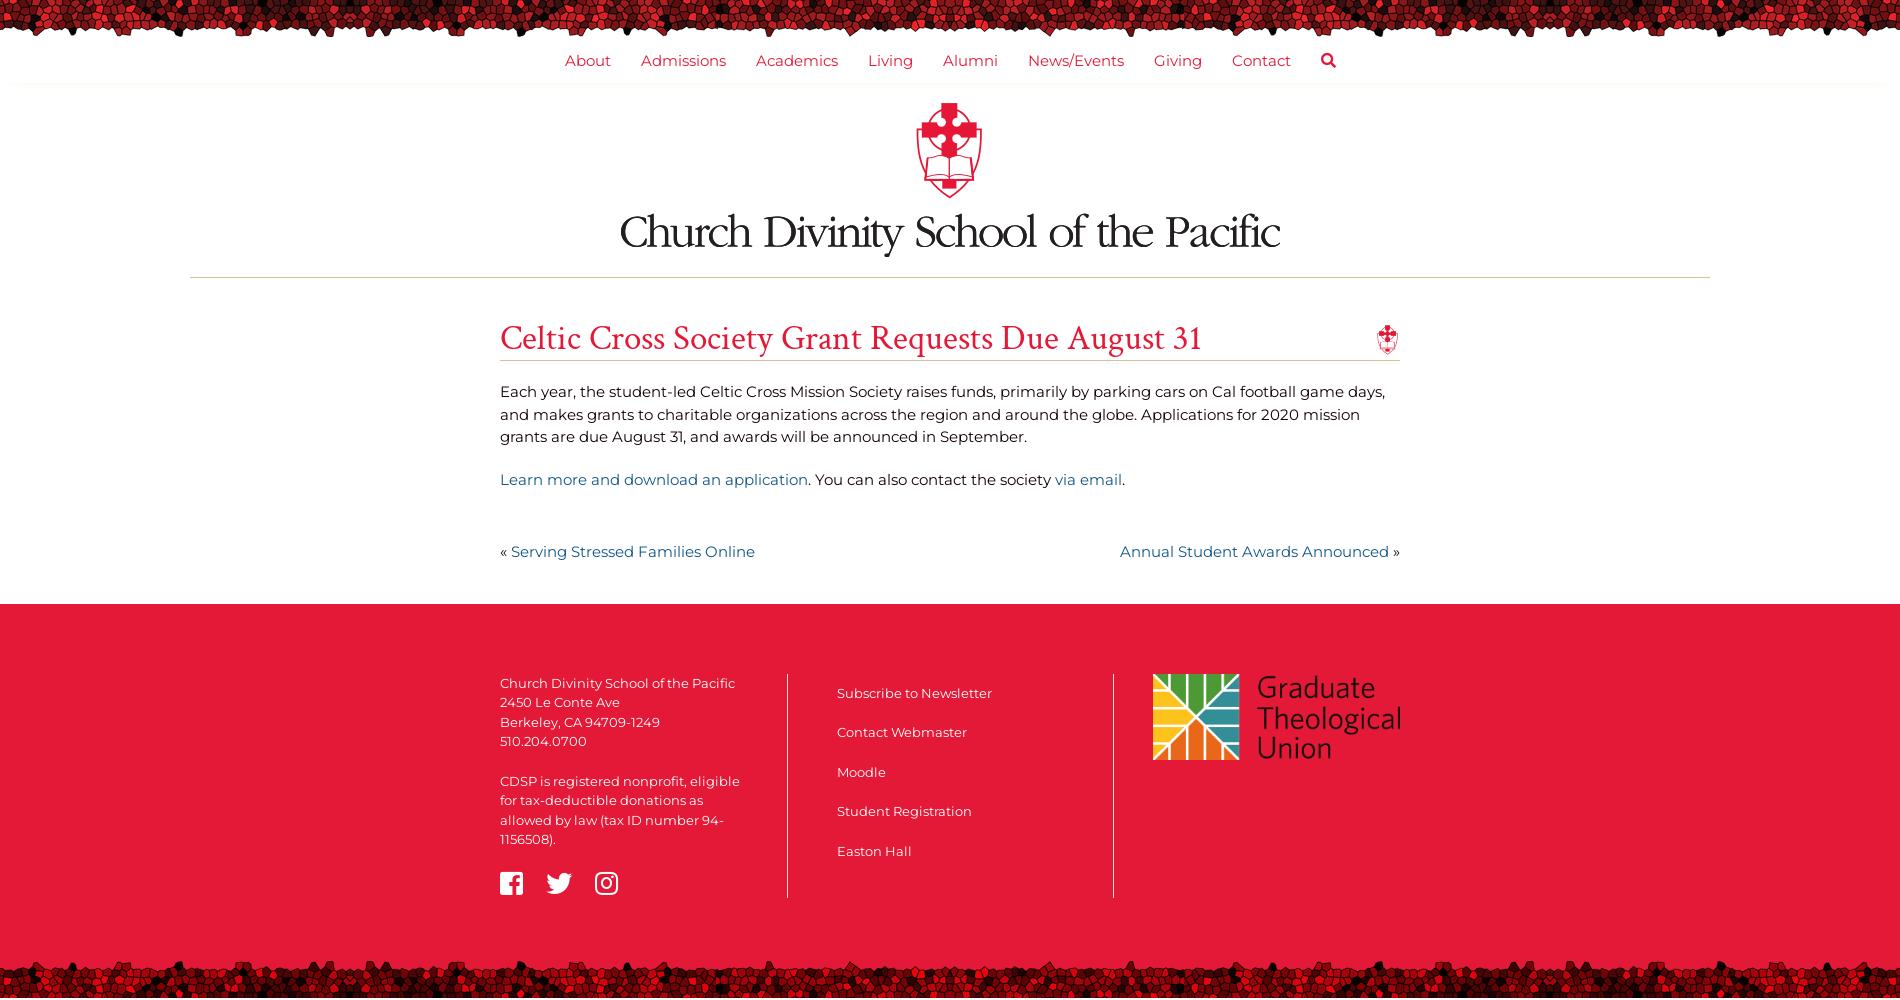  I want to click on 'Community Organizing', so click(869, 282).